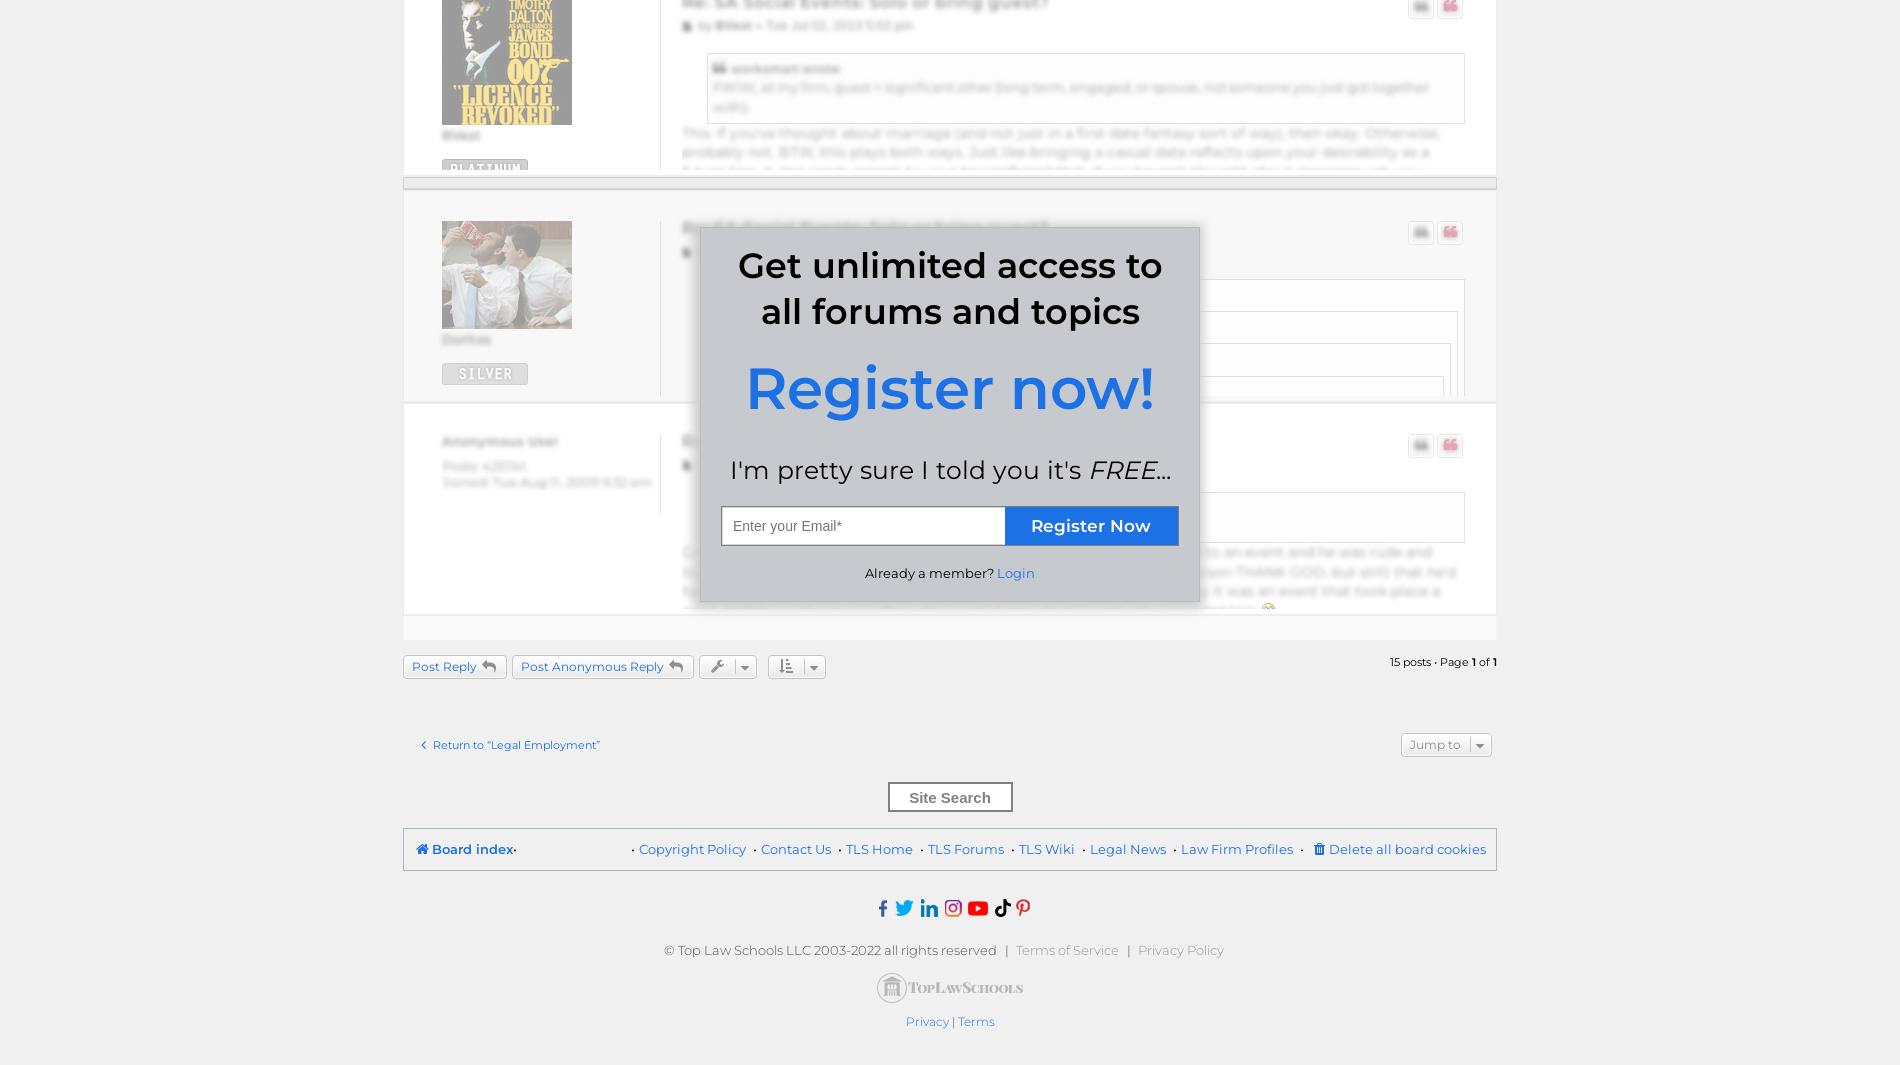 The height and width of the screenshot is (1065, 1900). I want to click on 'Login', so click(1015, 572).